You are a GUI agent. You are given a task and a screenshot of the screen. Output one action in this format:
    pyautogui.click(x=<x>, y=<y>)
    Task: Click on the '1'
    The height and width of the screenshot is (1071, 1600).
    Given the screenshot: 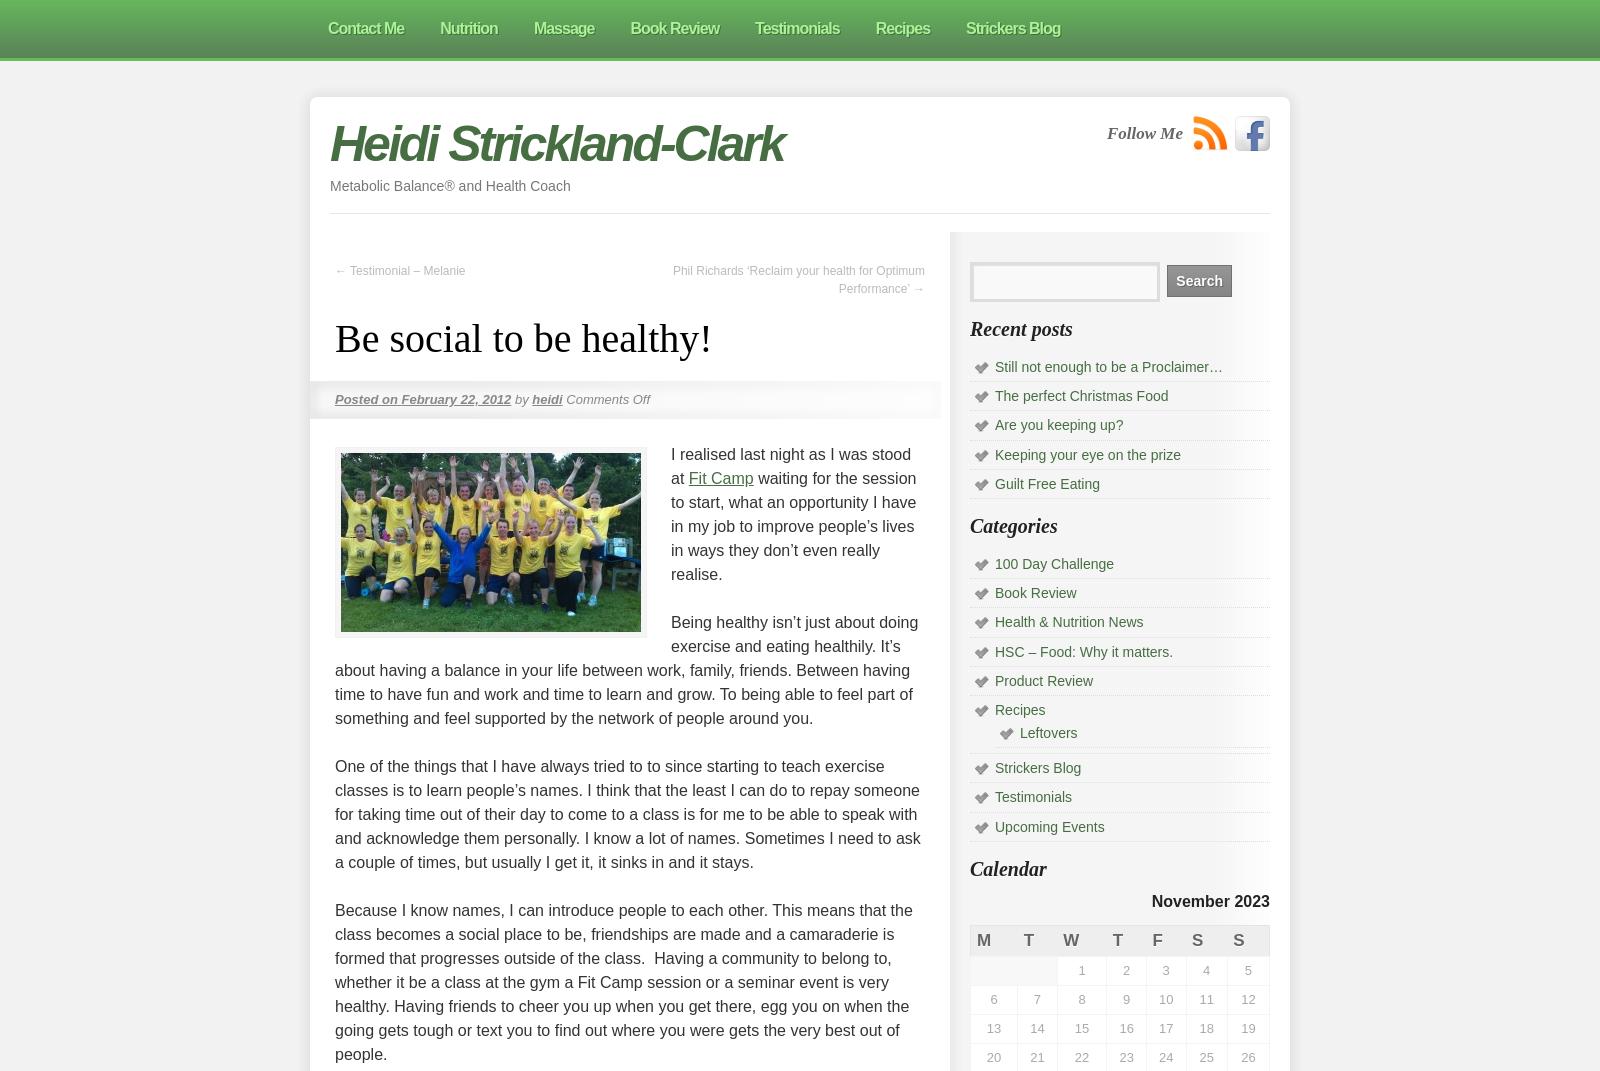 What is the action you would take?
    pyautogui.click(x=1081, y=968)
    